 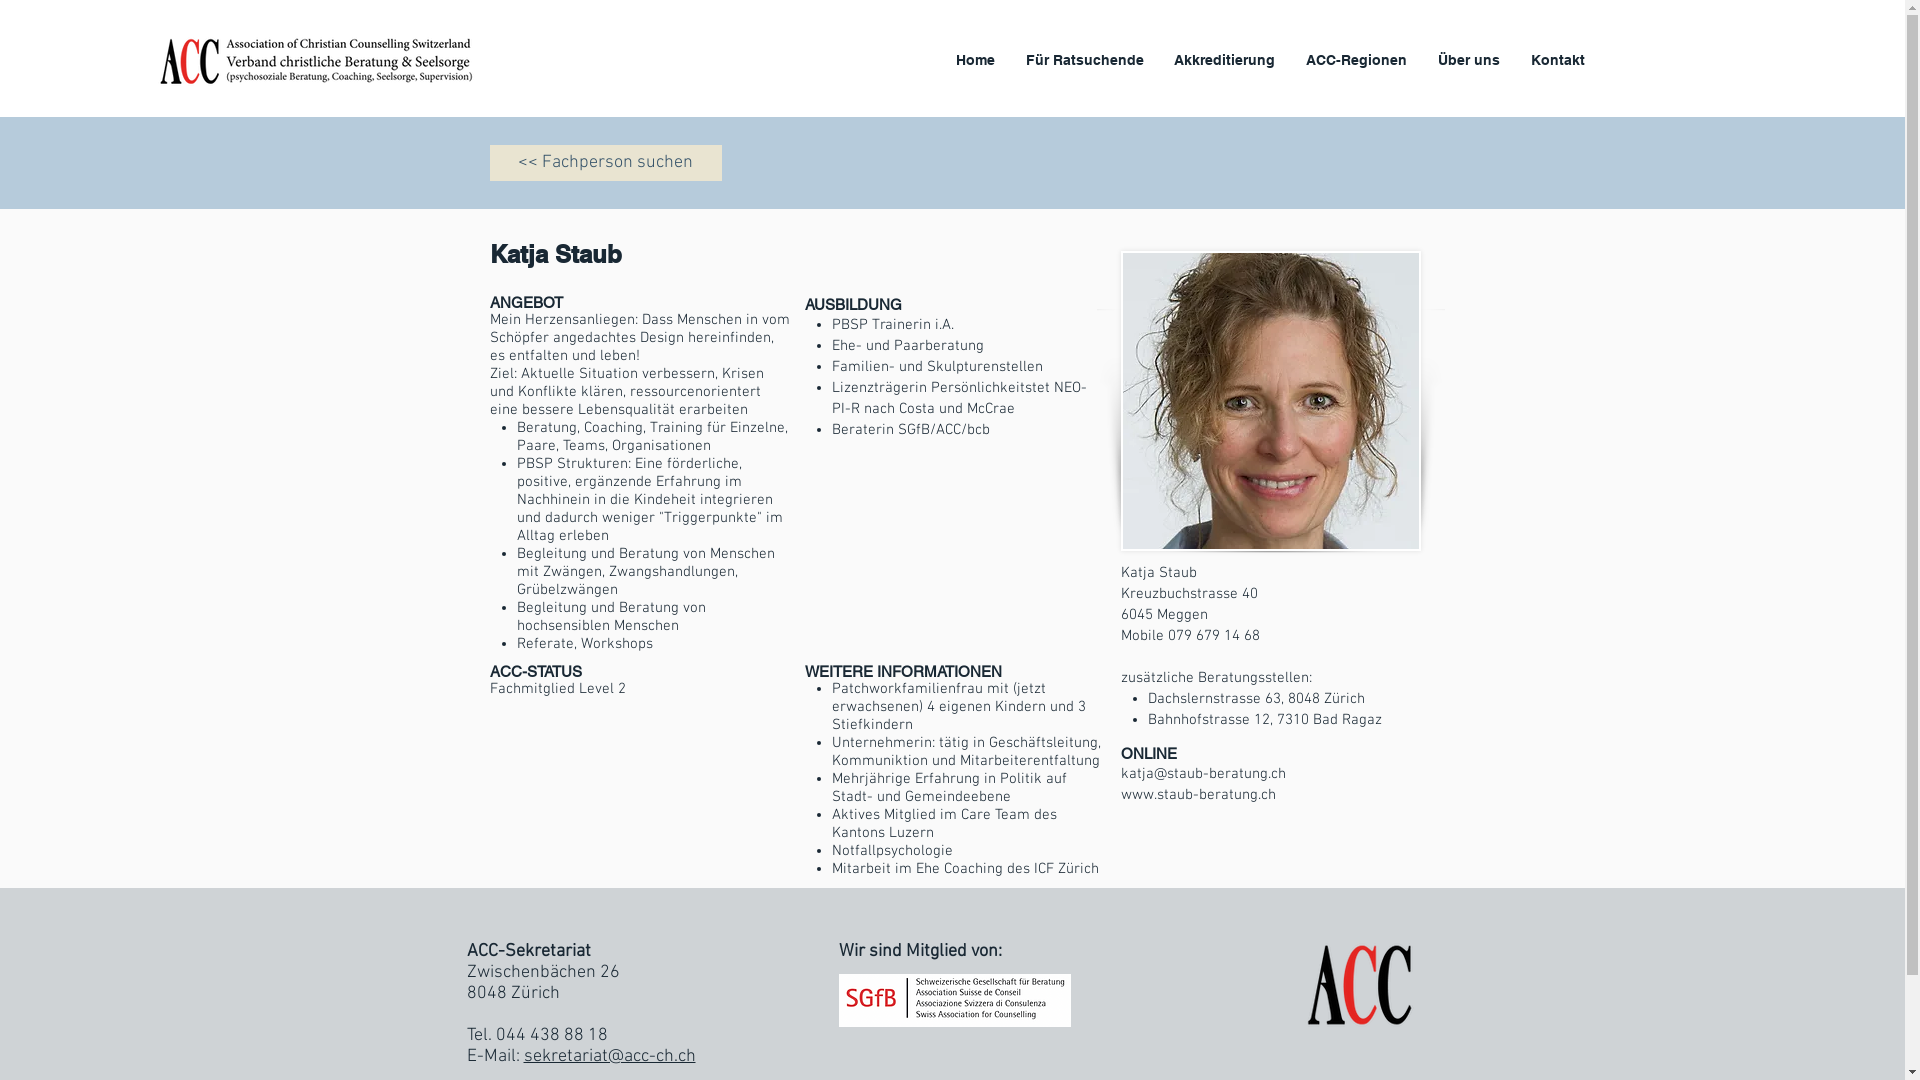 What do you see at coordinates (1556, 59) in the screenshot?
I see `'Kontakt'` at bounding box center [1556, 59].